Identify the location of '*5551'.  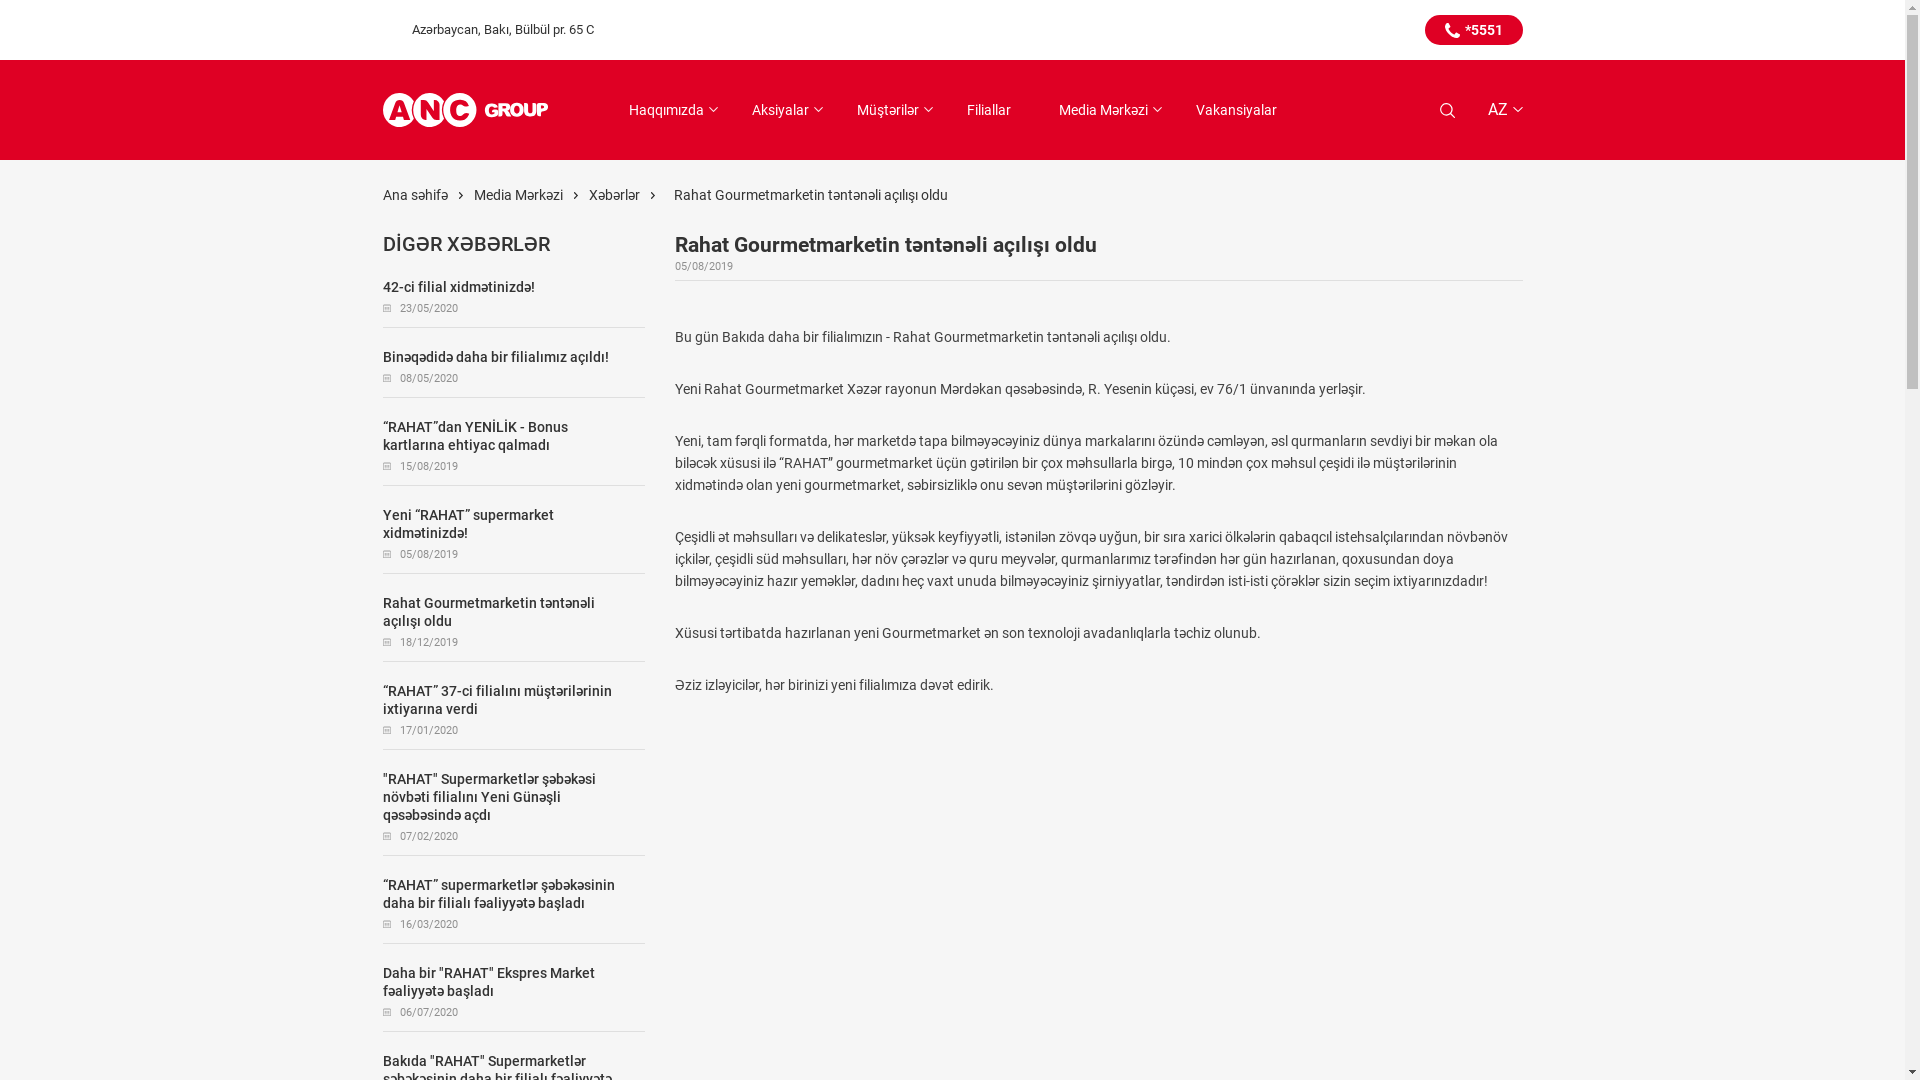
(1423, 30).